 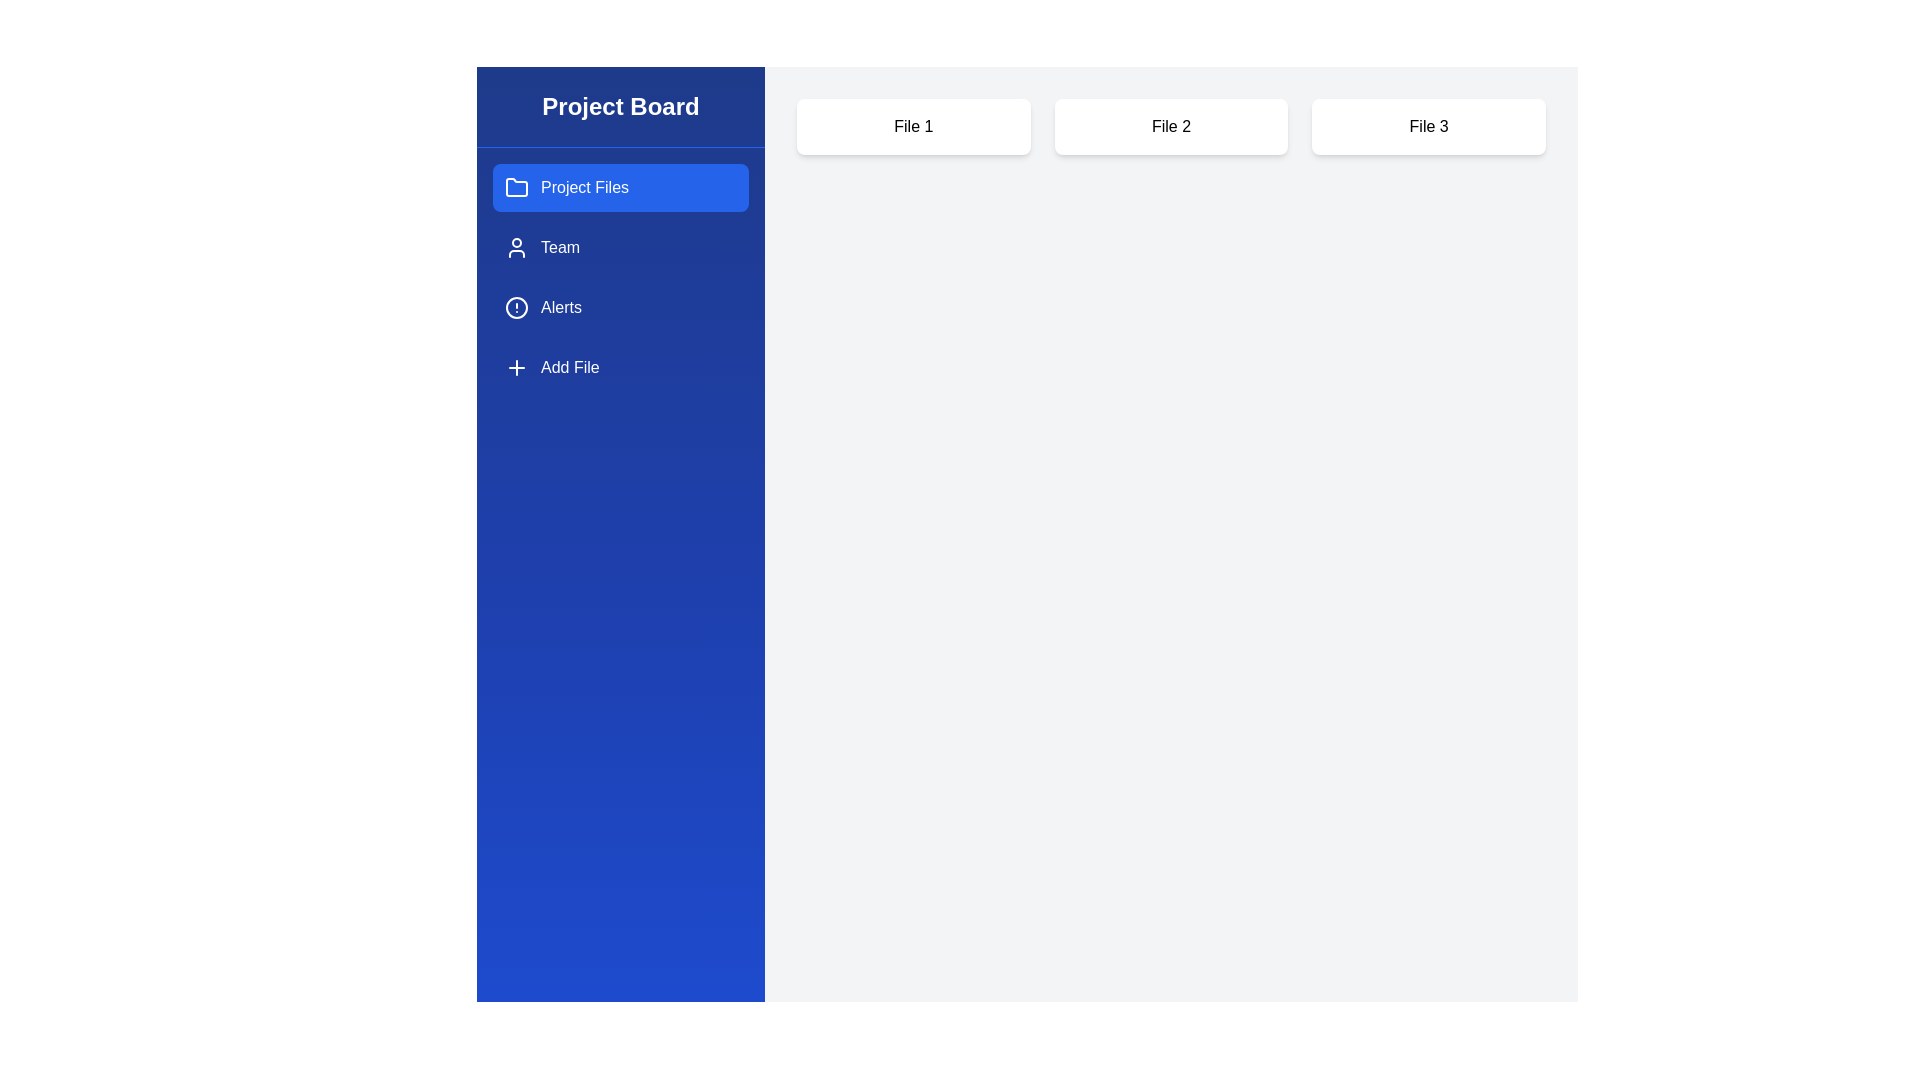 What do you see at coordinates (517, 308) in the screenshot?
I see `the circular SVG graphical element that is part of the alert icon in the left vertical navigation bar, located between the 'Team' icon and 'Add File' option` at bounding box center [517, 308].